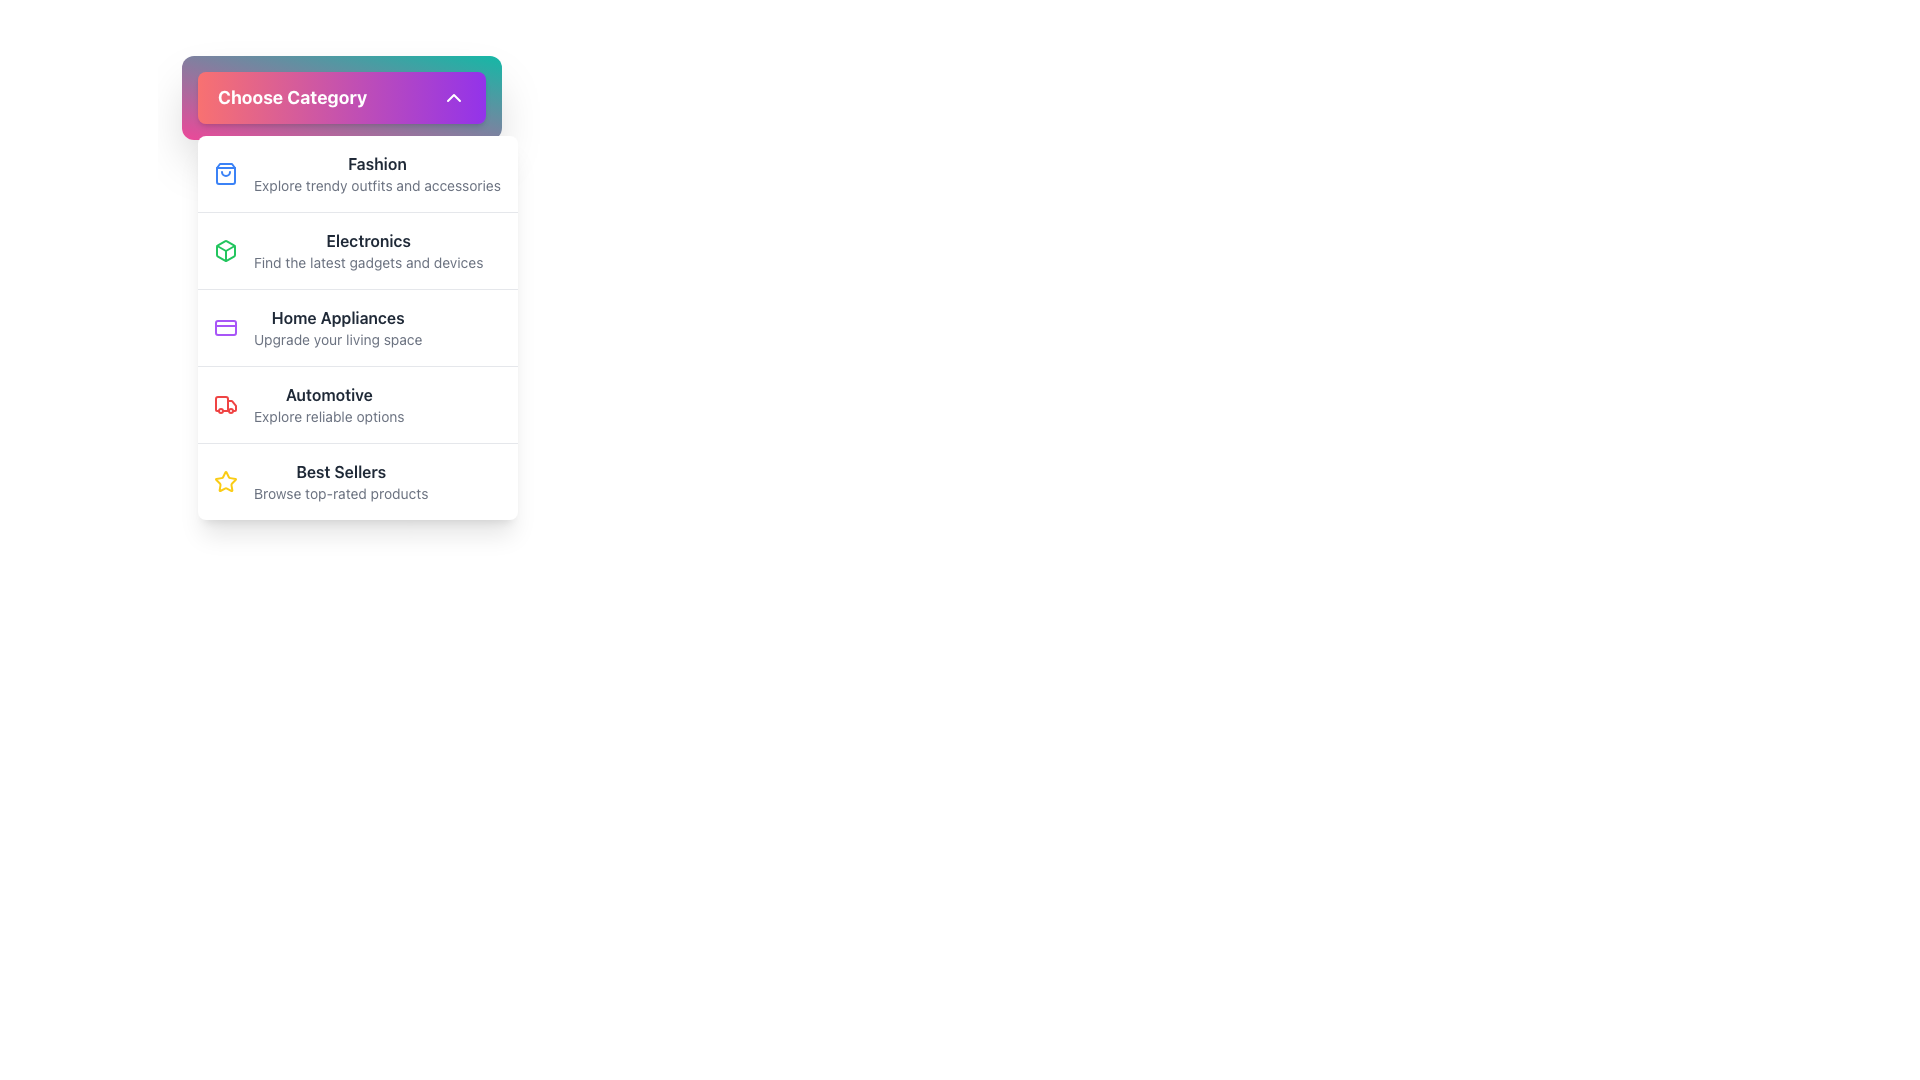  I want to click on the compact, green-outlined 3D box icon located in the 'Electronics' section of the dropdown menu under 'Choose Category.', so click(225, 249).